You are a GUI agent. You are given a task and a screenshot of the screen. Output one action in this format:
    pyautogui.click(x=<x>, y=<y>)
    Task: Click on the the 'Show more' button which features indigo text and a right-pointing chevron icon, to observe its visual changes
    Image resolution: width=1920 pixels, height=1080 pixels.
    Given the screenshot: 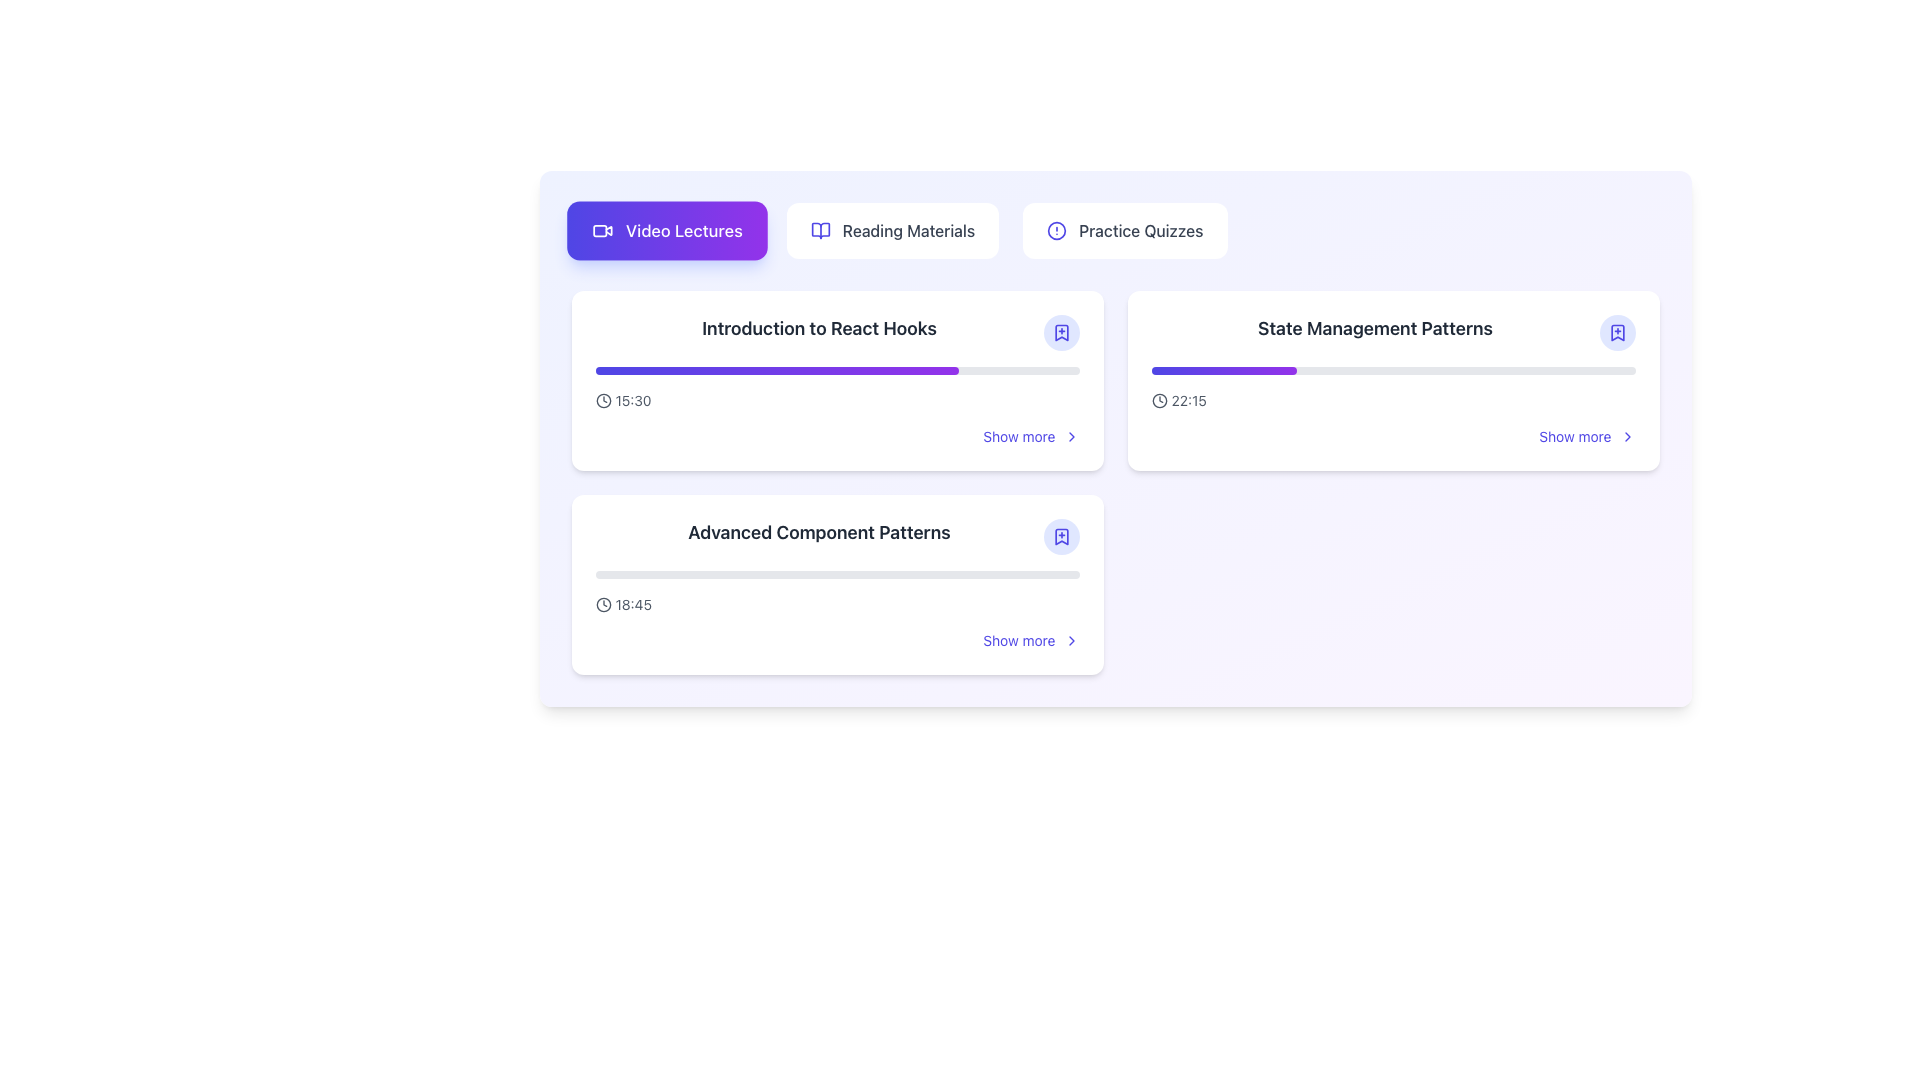 What is the action you would take?
    pyautogui.click(x=1031, y=435)
    